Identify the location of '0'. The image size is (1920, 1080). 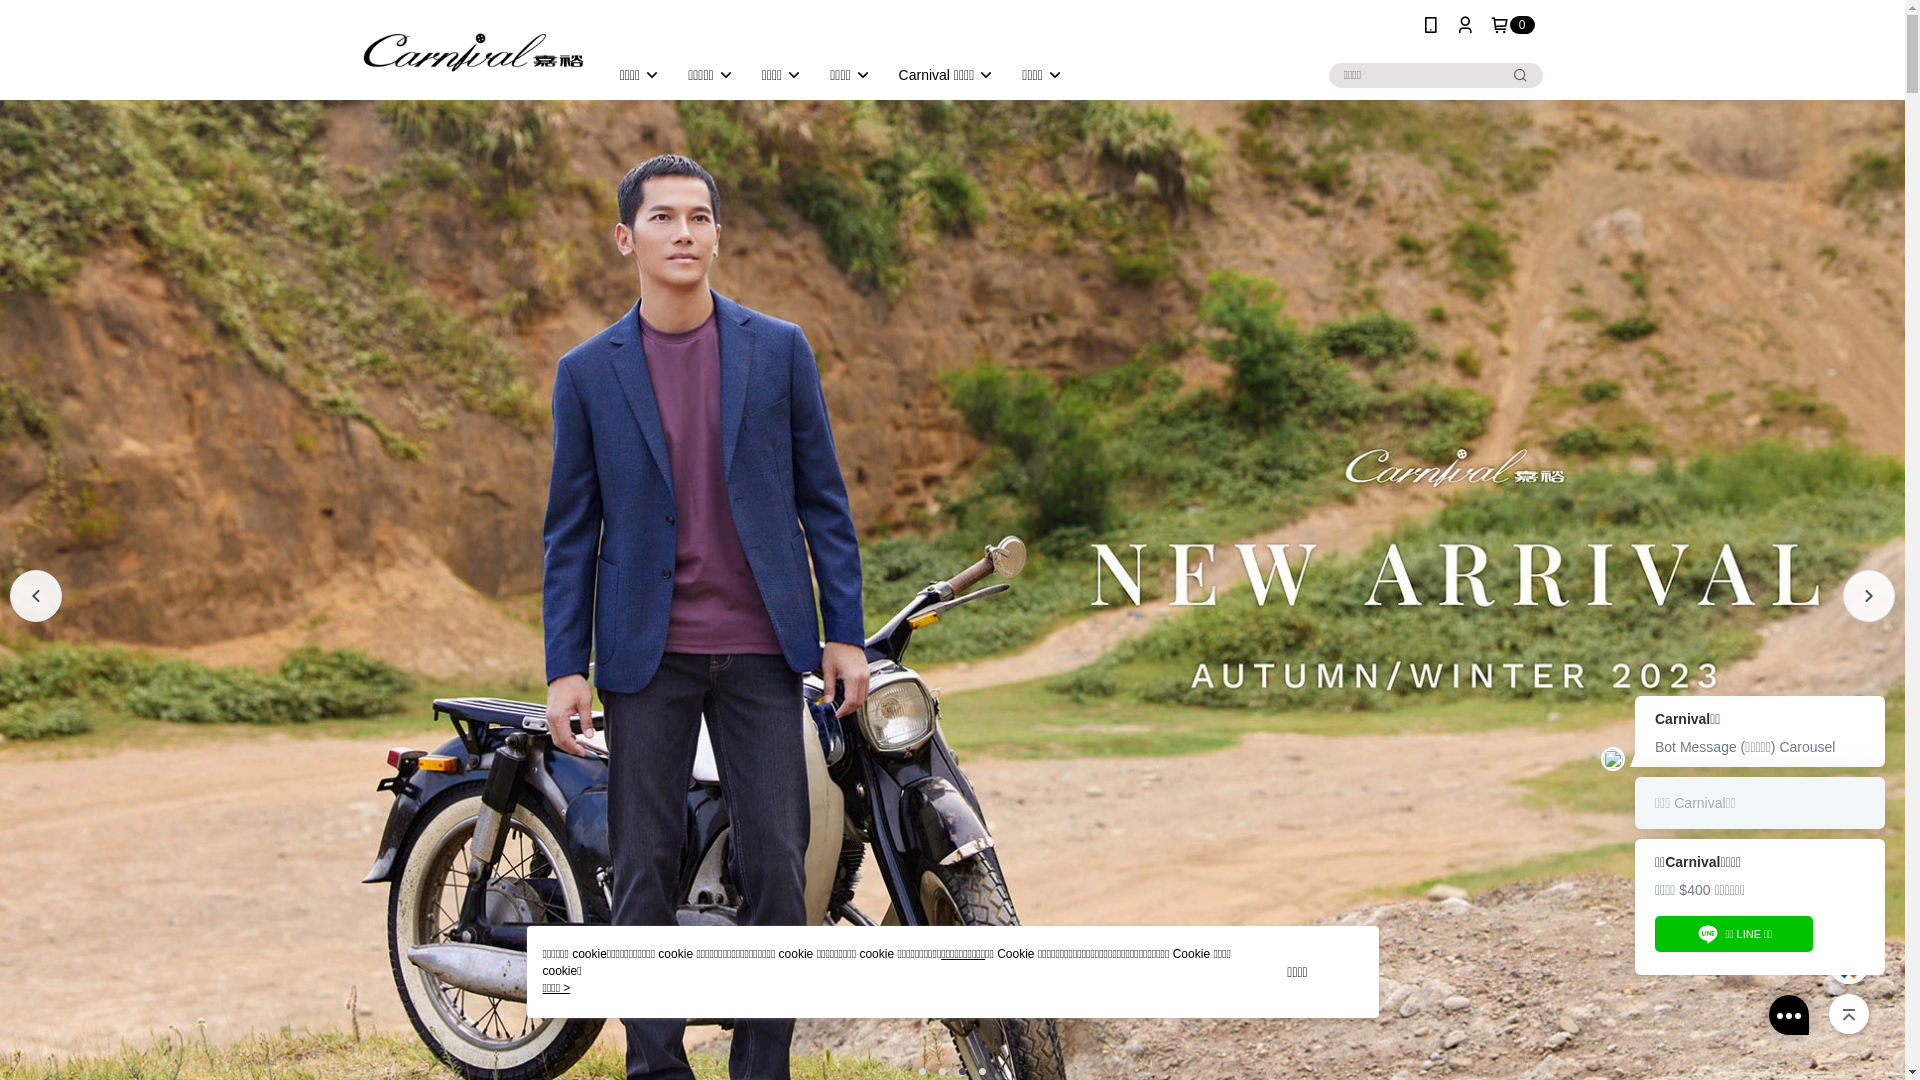
(1512, 24).